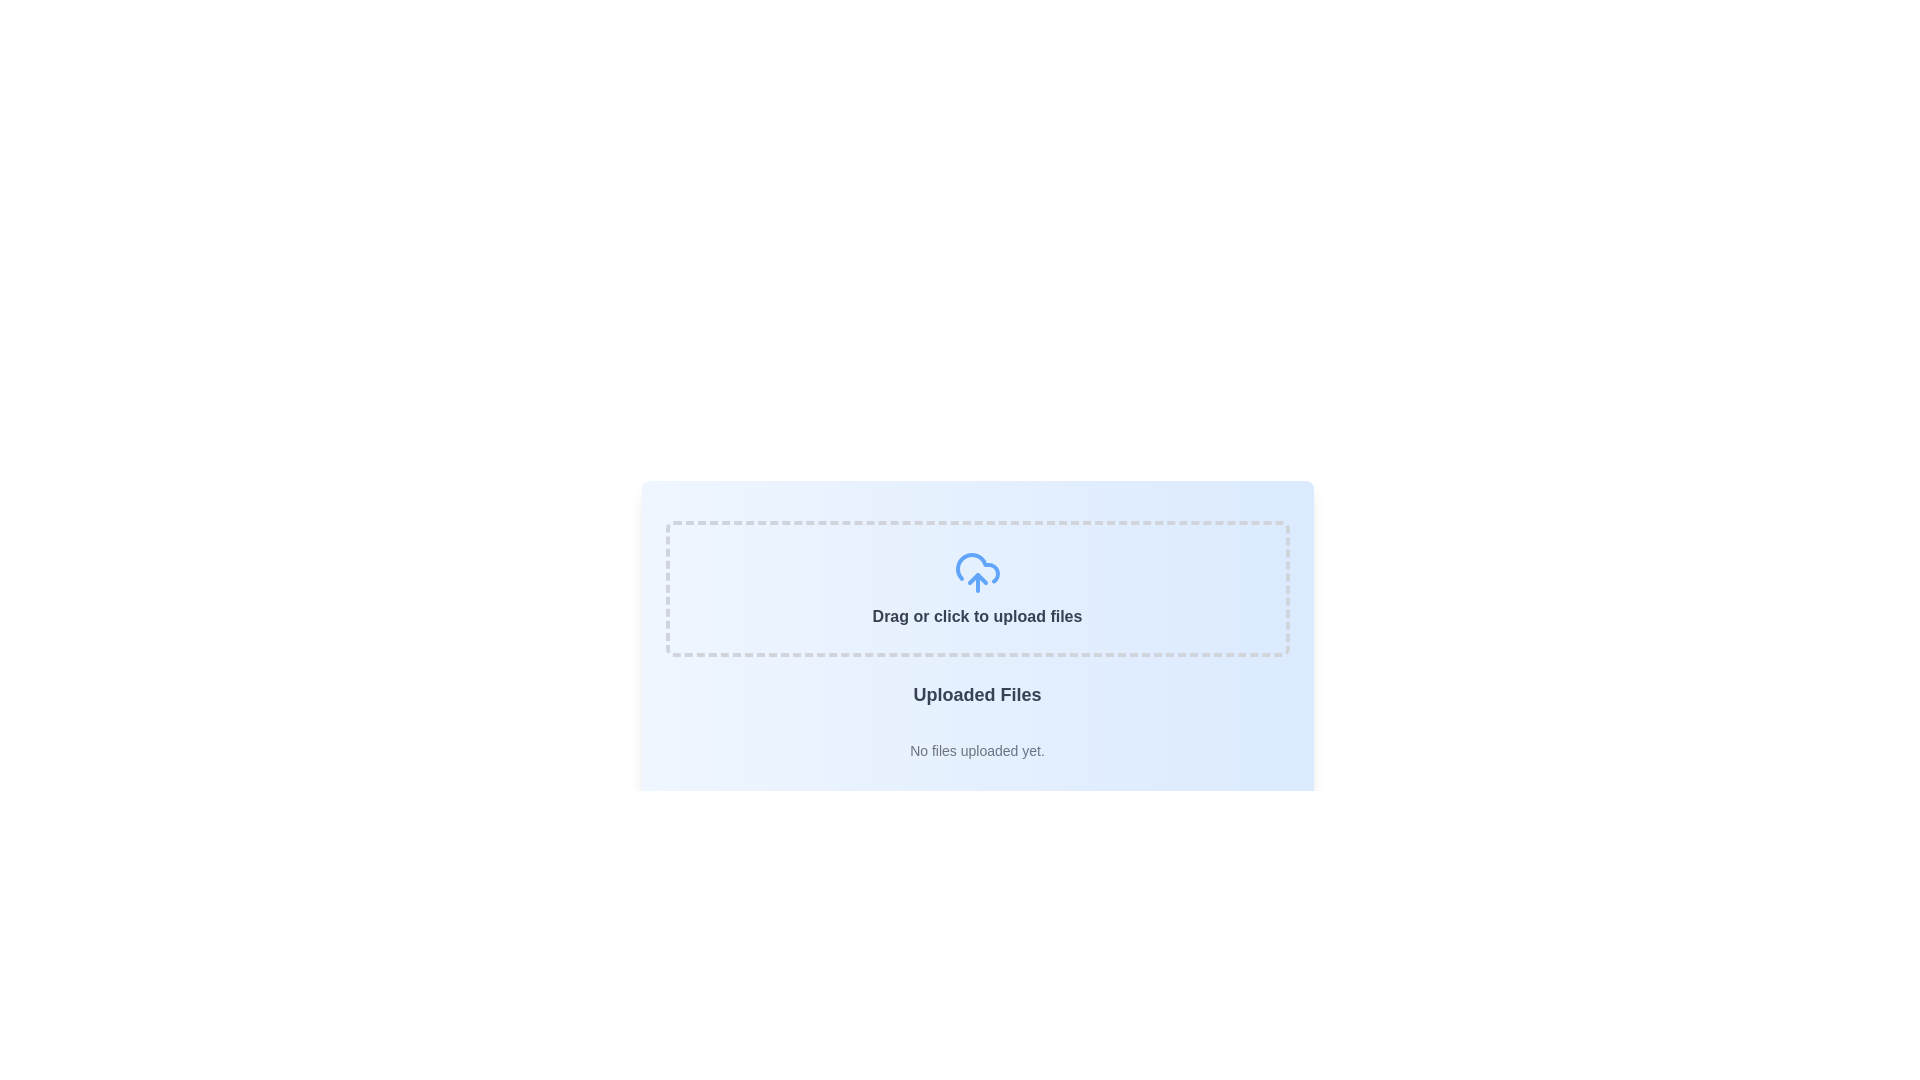  I want to click on text label prompting users to drag files or click to upload files, which is located within a dashed border box above the 'Uploaded Files' section, so click(977, 616).